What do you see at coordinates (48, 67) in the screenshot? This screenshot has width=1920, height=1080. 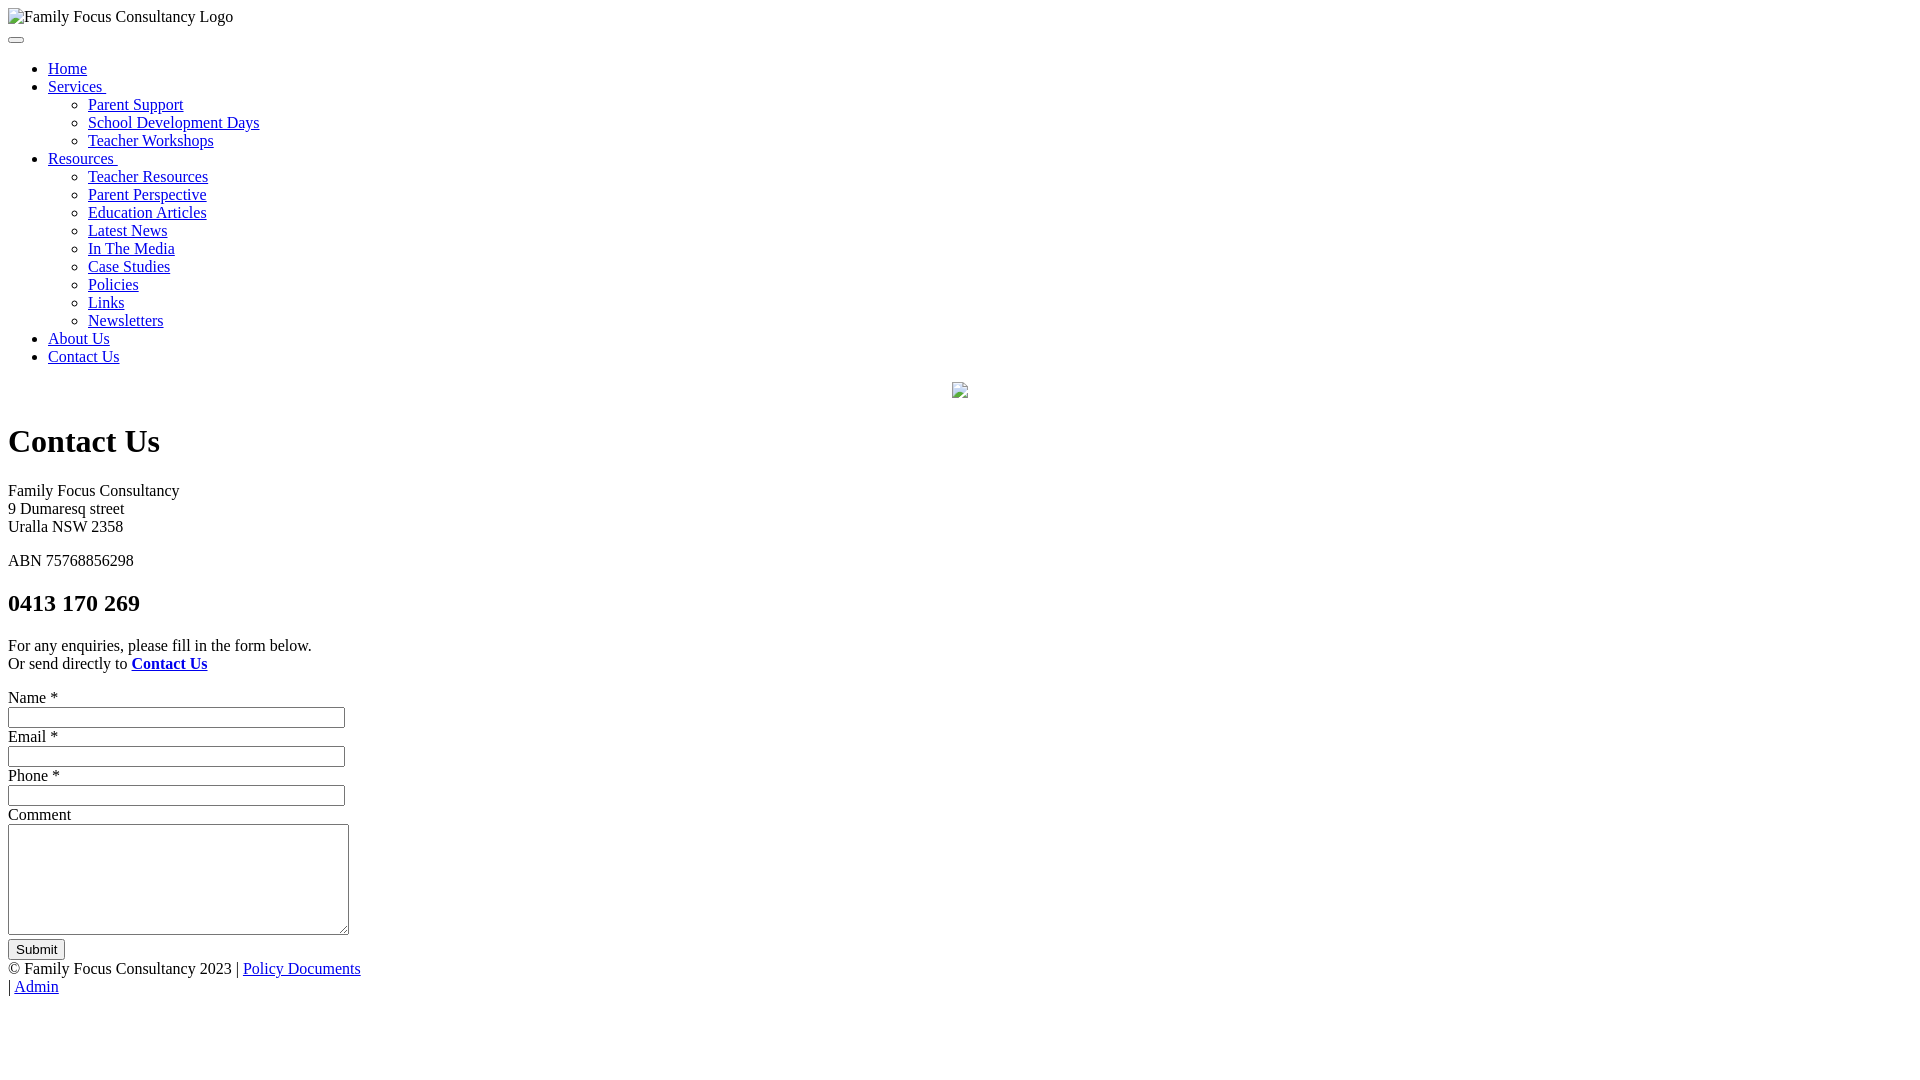 I see `'Home'` at bounding box center [48, 67].